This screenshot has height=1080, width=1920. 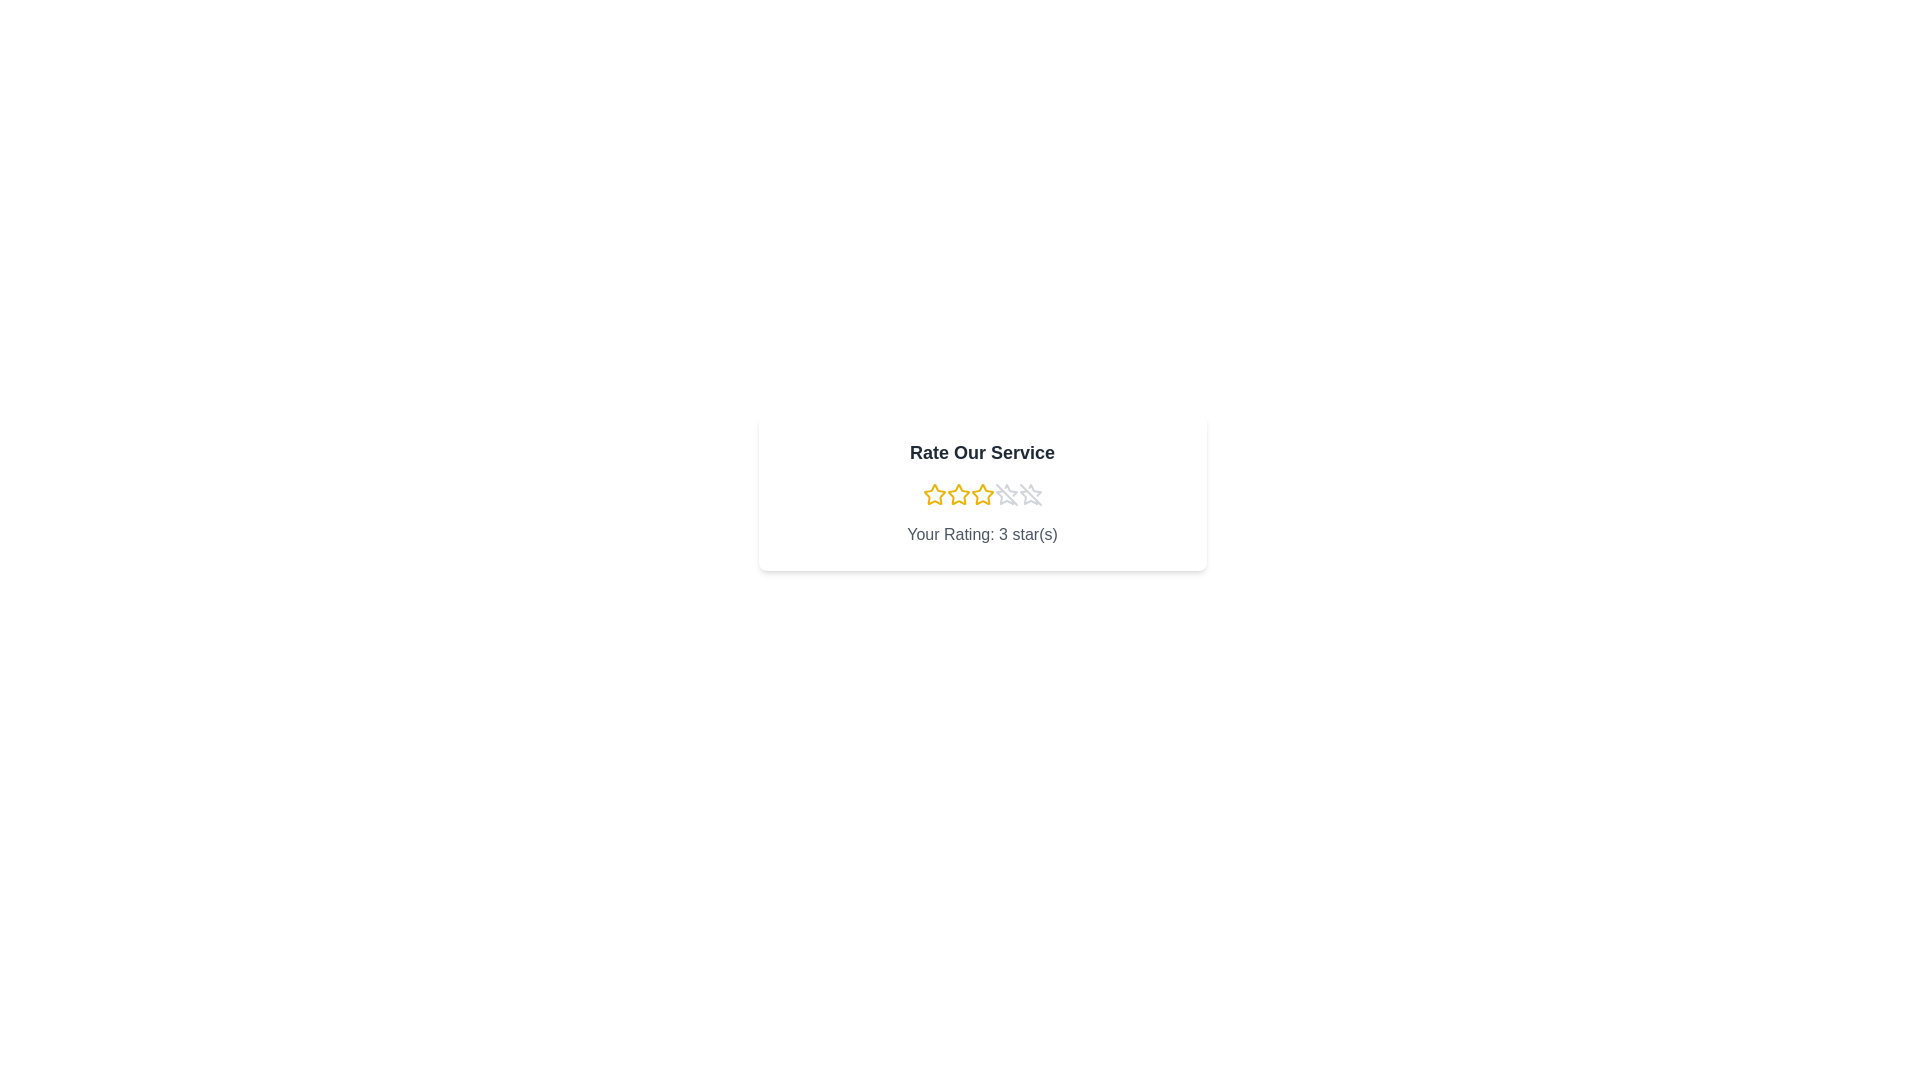 I want to click on the rating to 3 stars by clicking on the corresponding star, so click(x=982, y=494).